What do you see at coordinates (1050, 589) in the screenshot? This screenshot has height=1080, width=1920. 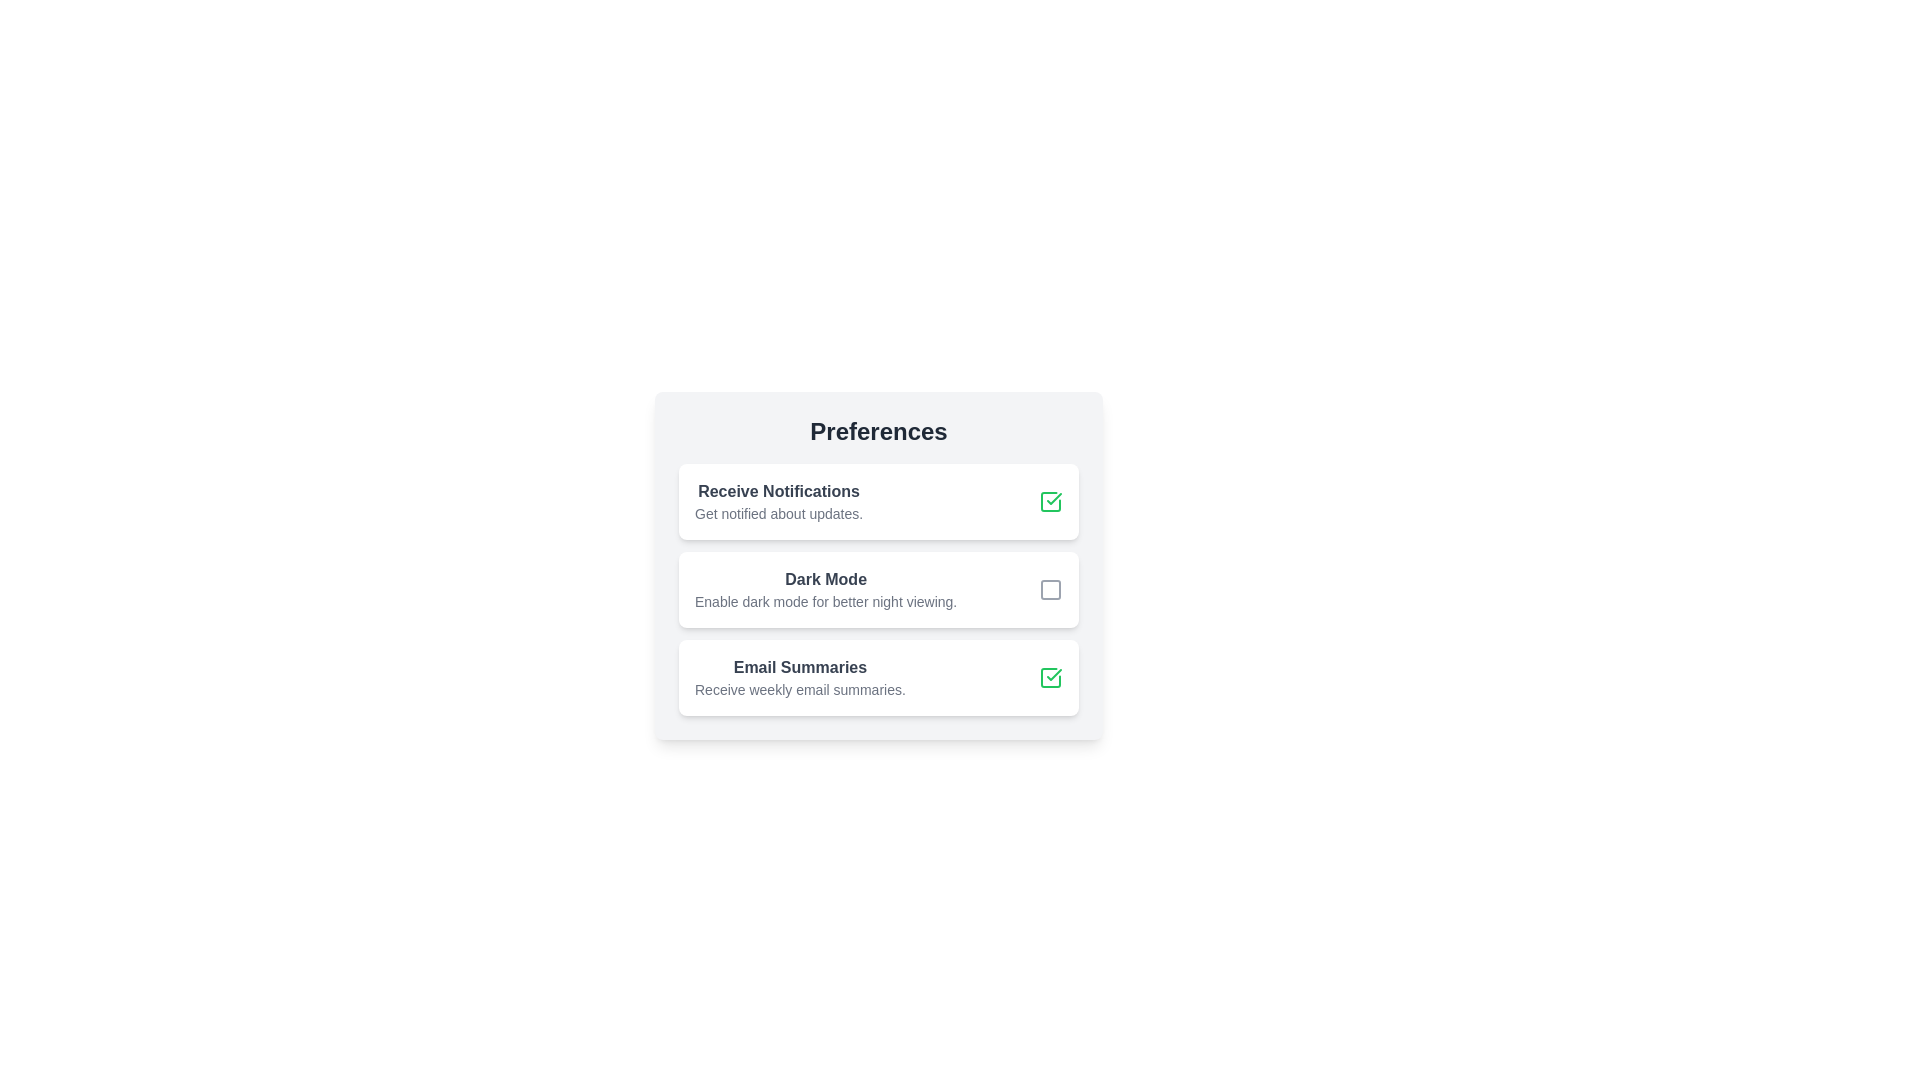 I see `the checkbox in the top-right corner of the 'Dark Mode' setting option` at bounding box center [1050, 589].